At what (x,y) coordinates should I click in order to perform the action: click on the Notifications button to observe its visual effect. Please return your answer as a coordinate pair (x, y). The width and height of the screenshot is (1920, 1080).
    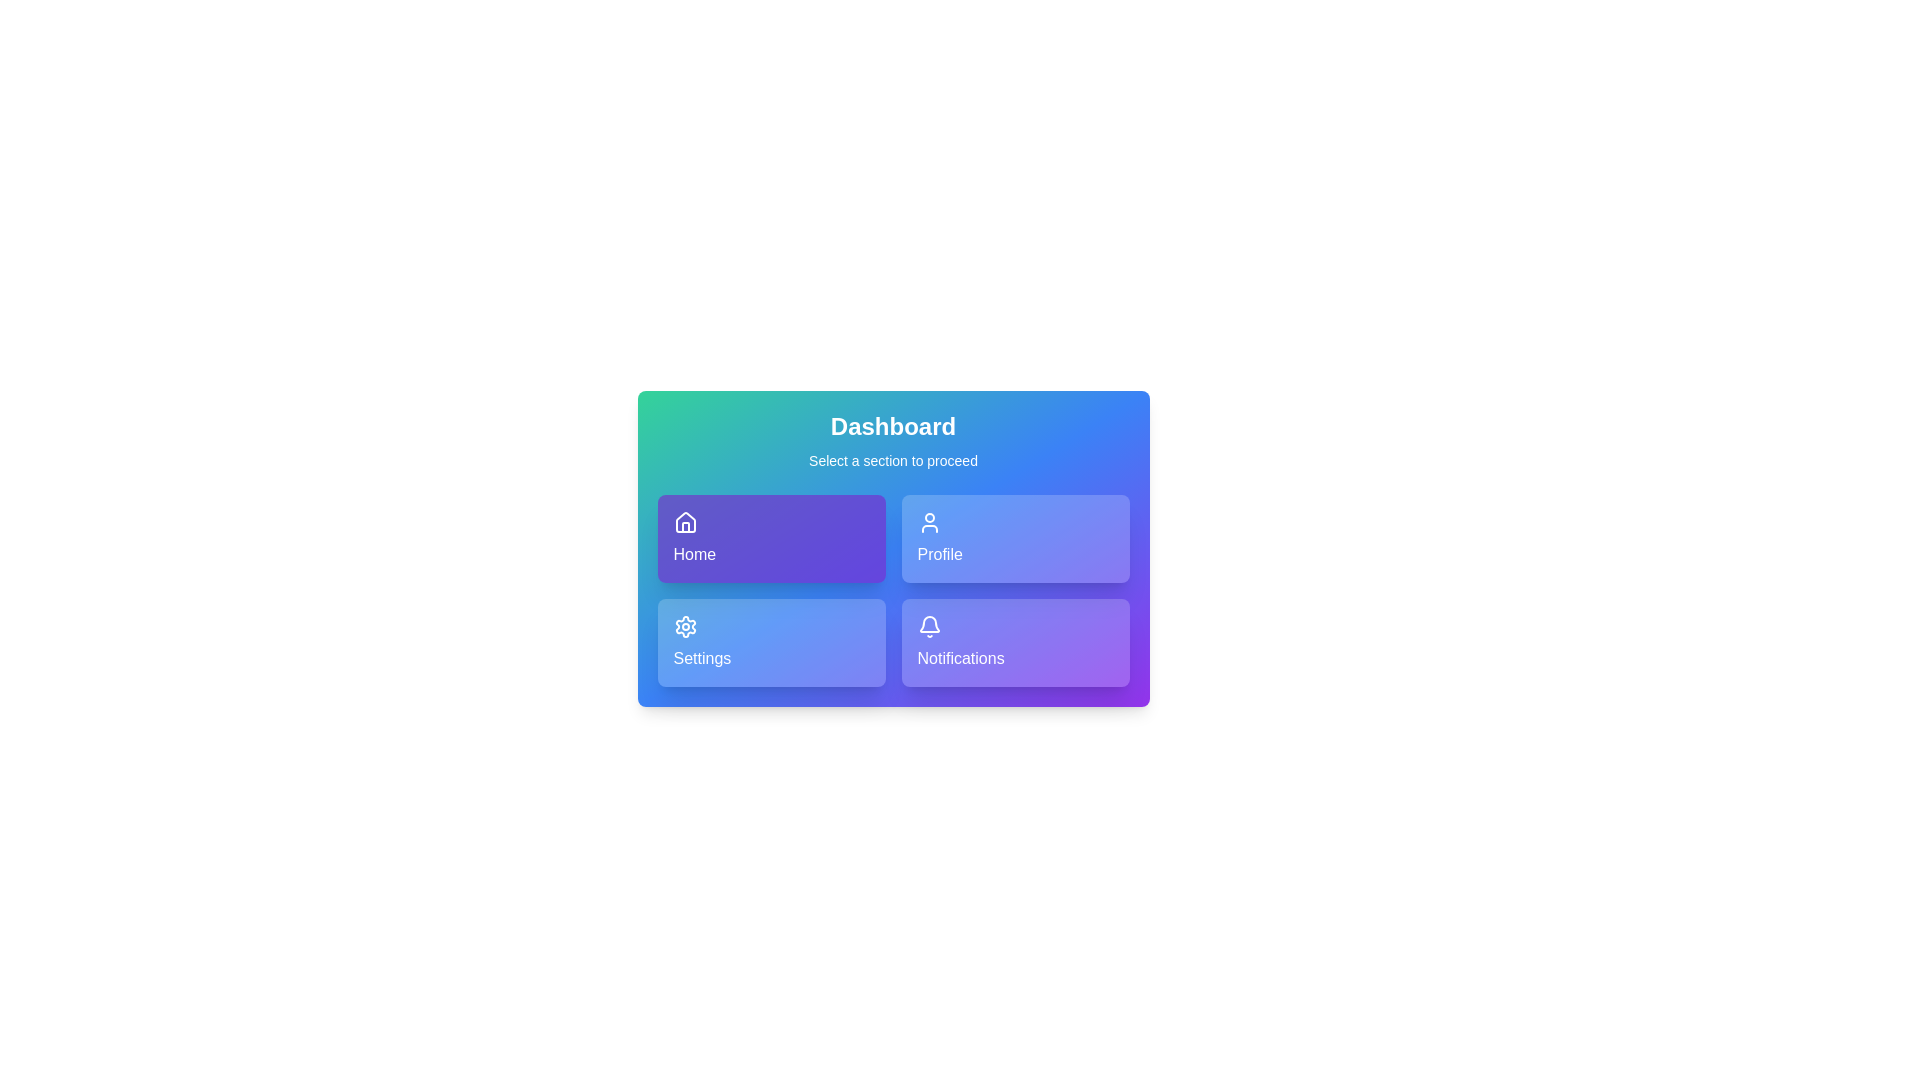
    Looking at the image, I should click on (1015, 643).